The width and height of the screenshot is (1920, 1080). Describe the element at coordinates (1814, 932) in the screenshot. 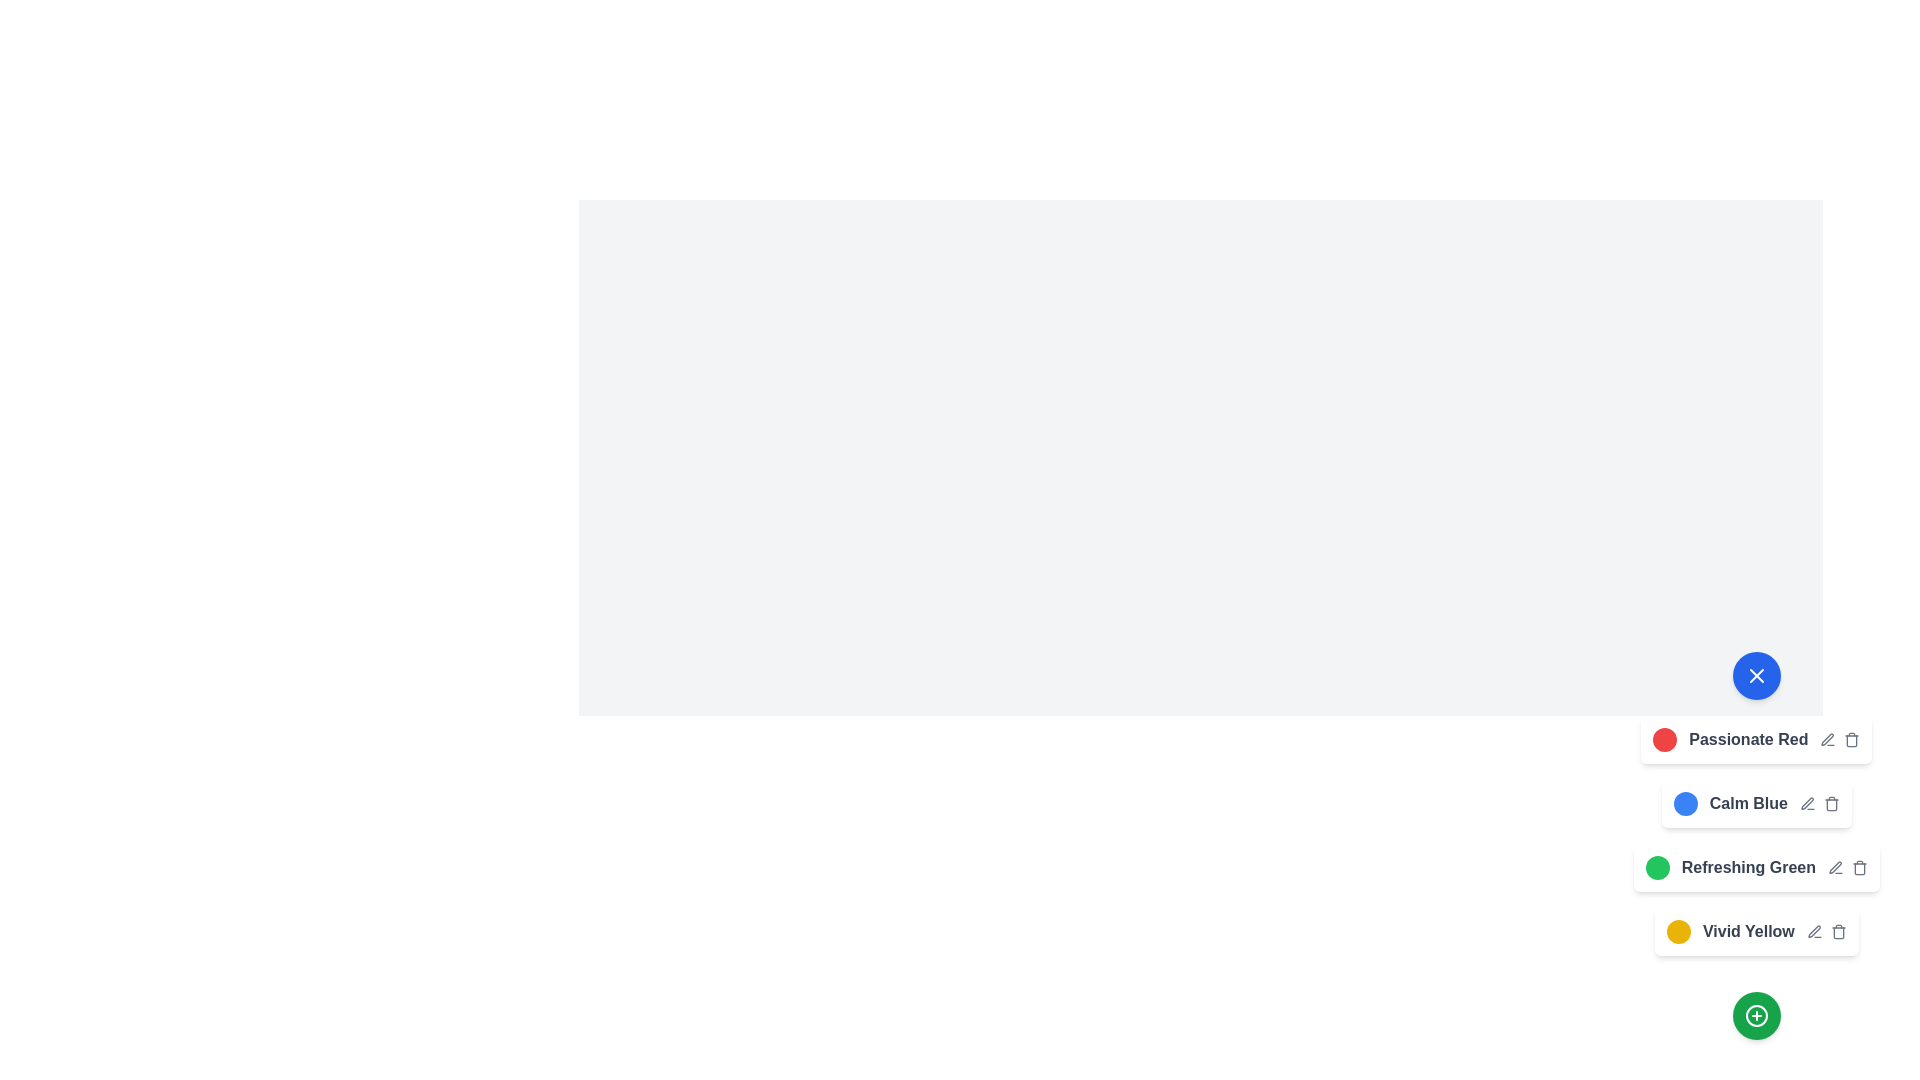

I see `edit button next to the color theme named Vivid Yellow` at that location.